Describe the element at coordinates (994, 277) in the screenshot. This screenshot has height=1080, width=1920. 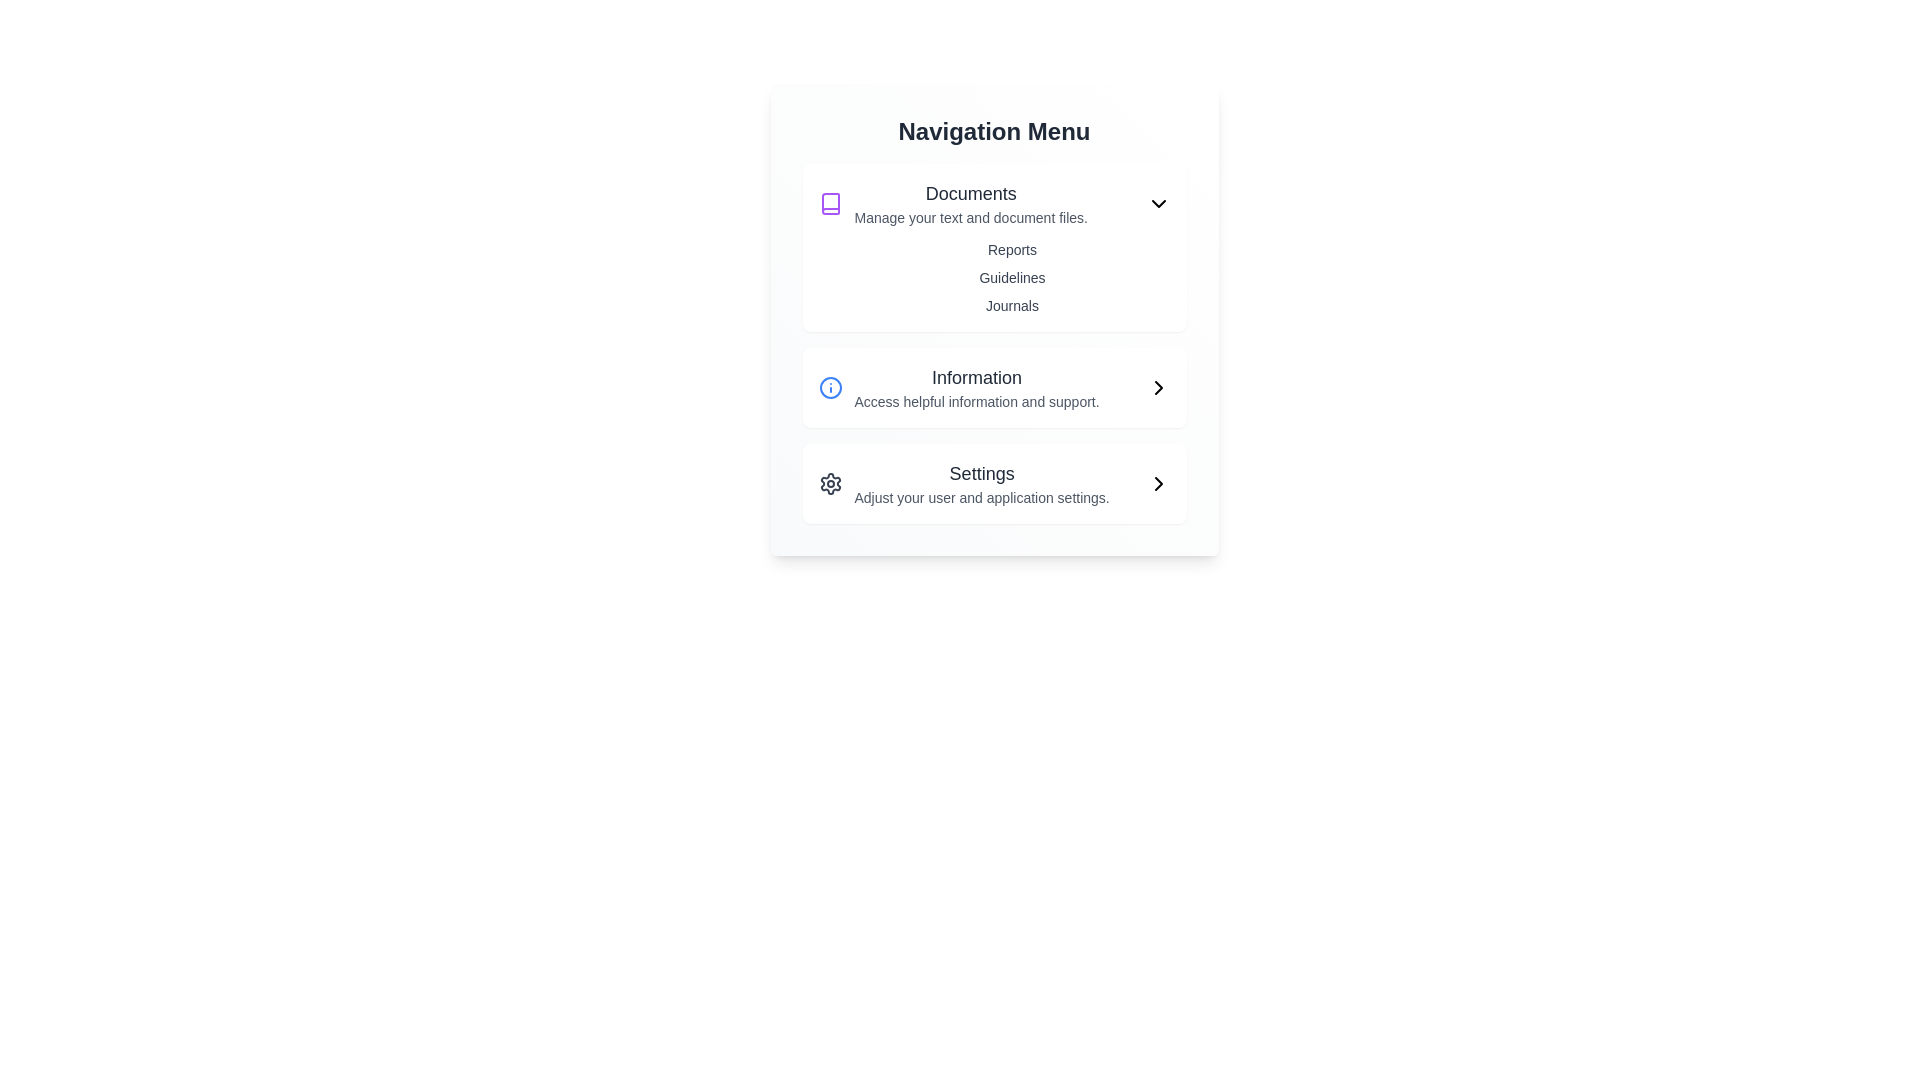
I see `the 'Guidelines' navigation link located as the second item under the 'Documents' section in the navigation menu` at that location.